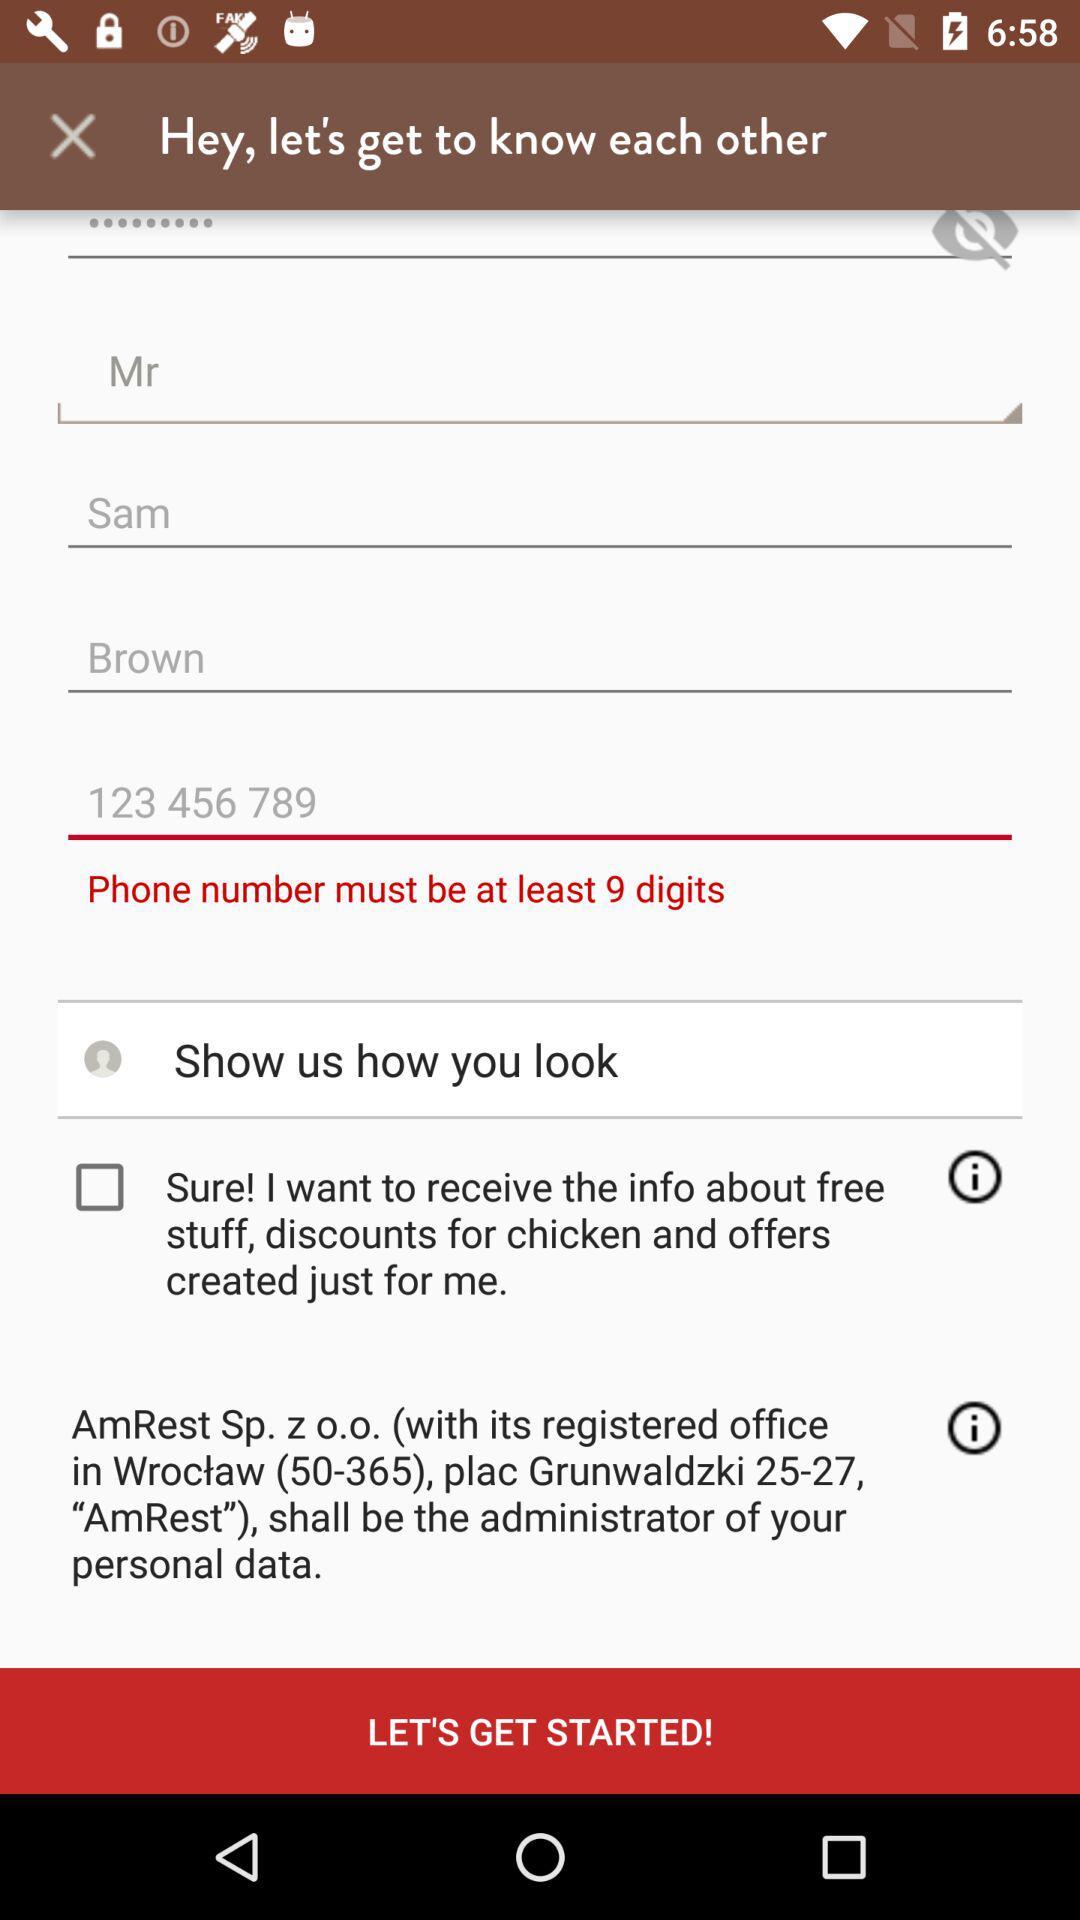 Image resolution: width=1080 pixels, height=1920 pixels. Describe the element at coordinates (104, 1187) in the screenshot. I see `checkbox` at that location.